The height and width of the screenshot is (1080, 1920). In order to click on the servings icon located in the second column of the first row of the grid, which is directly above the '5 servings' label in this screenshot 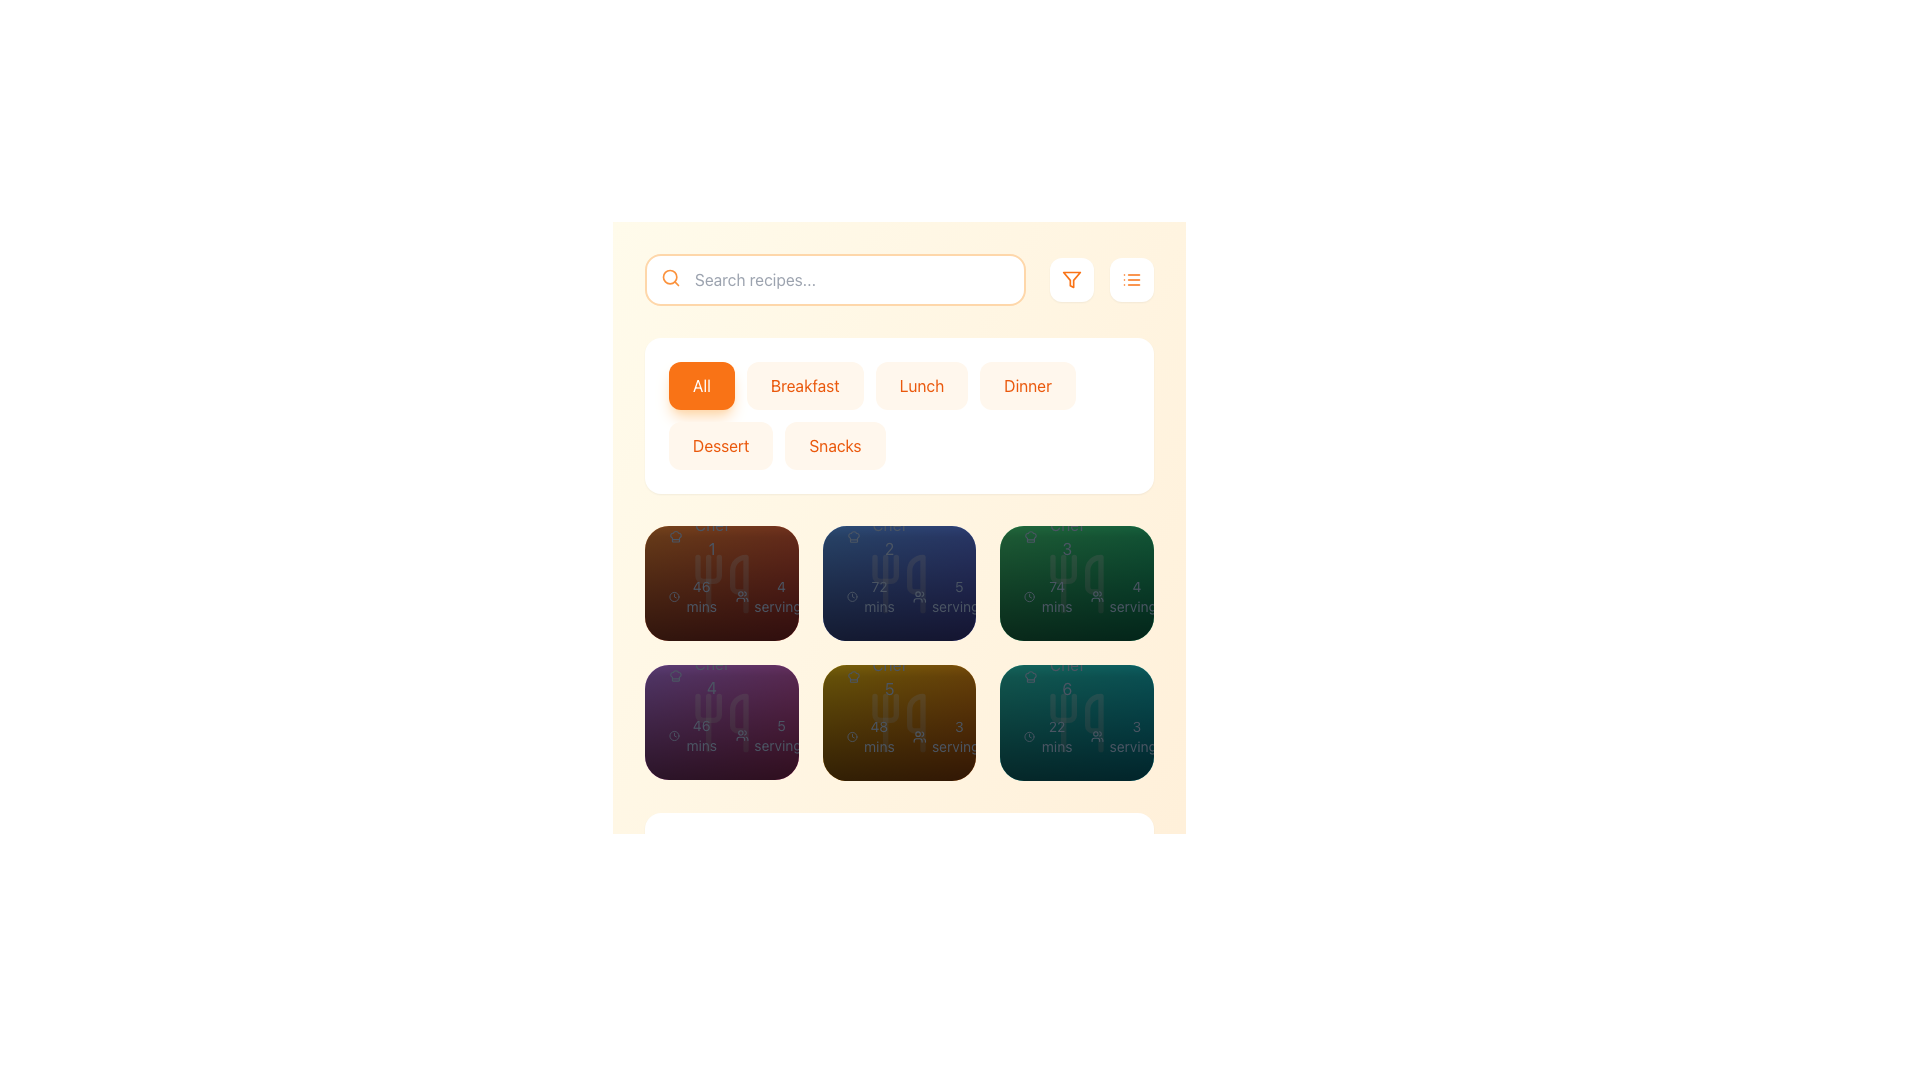, I will do `click(919, 596)`.